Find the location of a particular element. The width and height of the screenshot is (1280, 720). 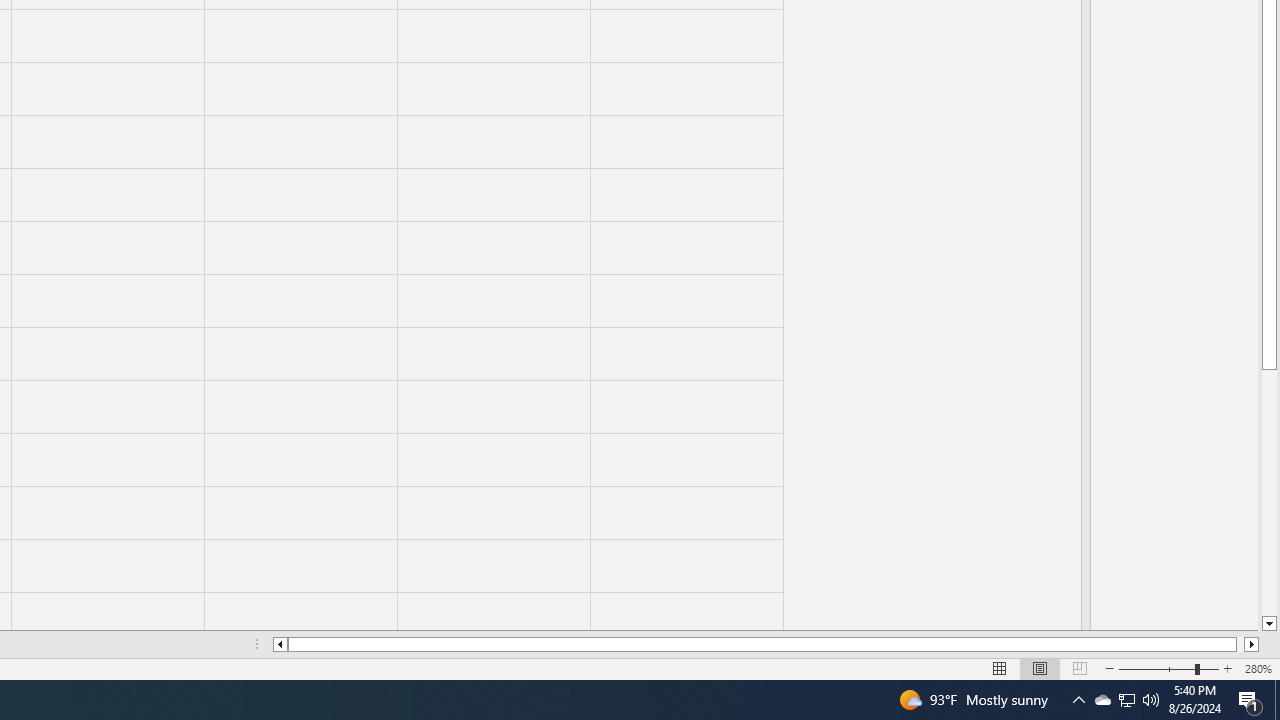

'Line down' is located at coordinates (1268, 623).